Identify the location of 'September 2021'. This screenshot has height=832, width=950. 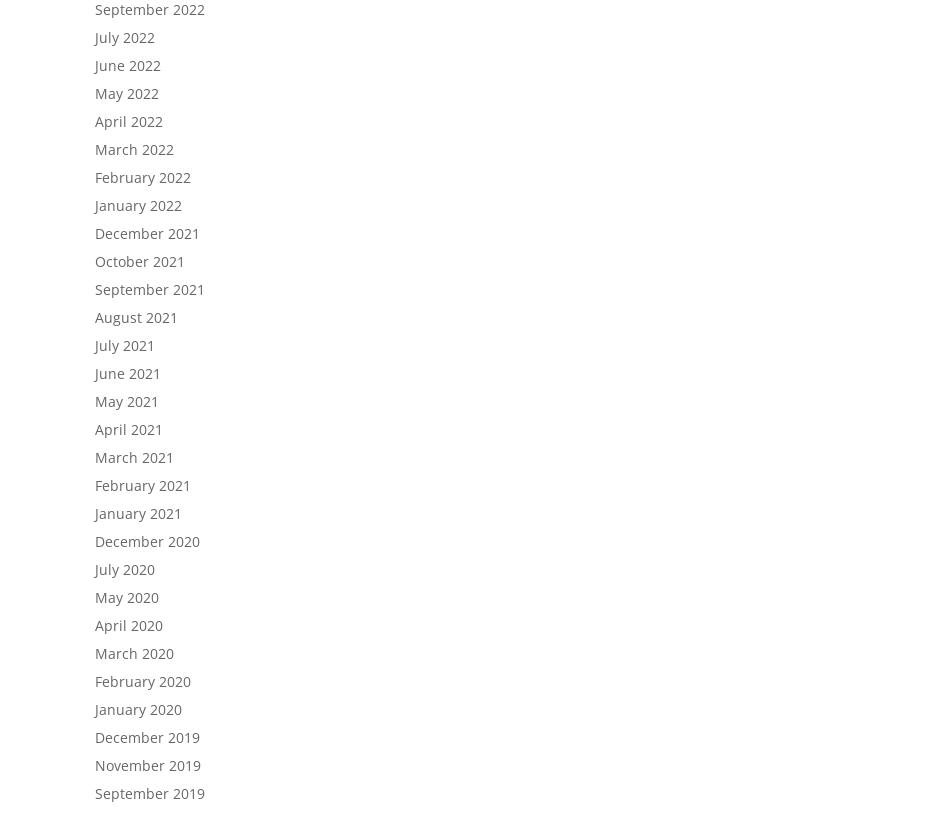
(95, 288).